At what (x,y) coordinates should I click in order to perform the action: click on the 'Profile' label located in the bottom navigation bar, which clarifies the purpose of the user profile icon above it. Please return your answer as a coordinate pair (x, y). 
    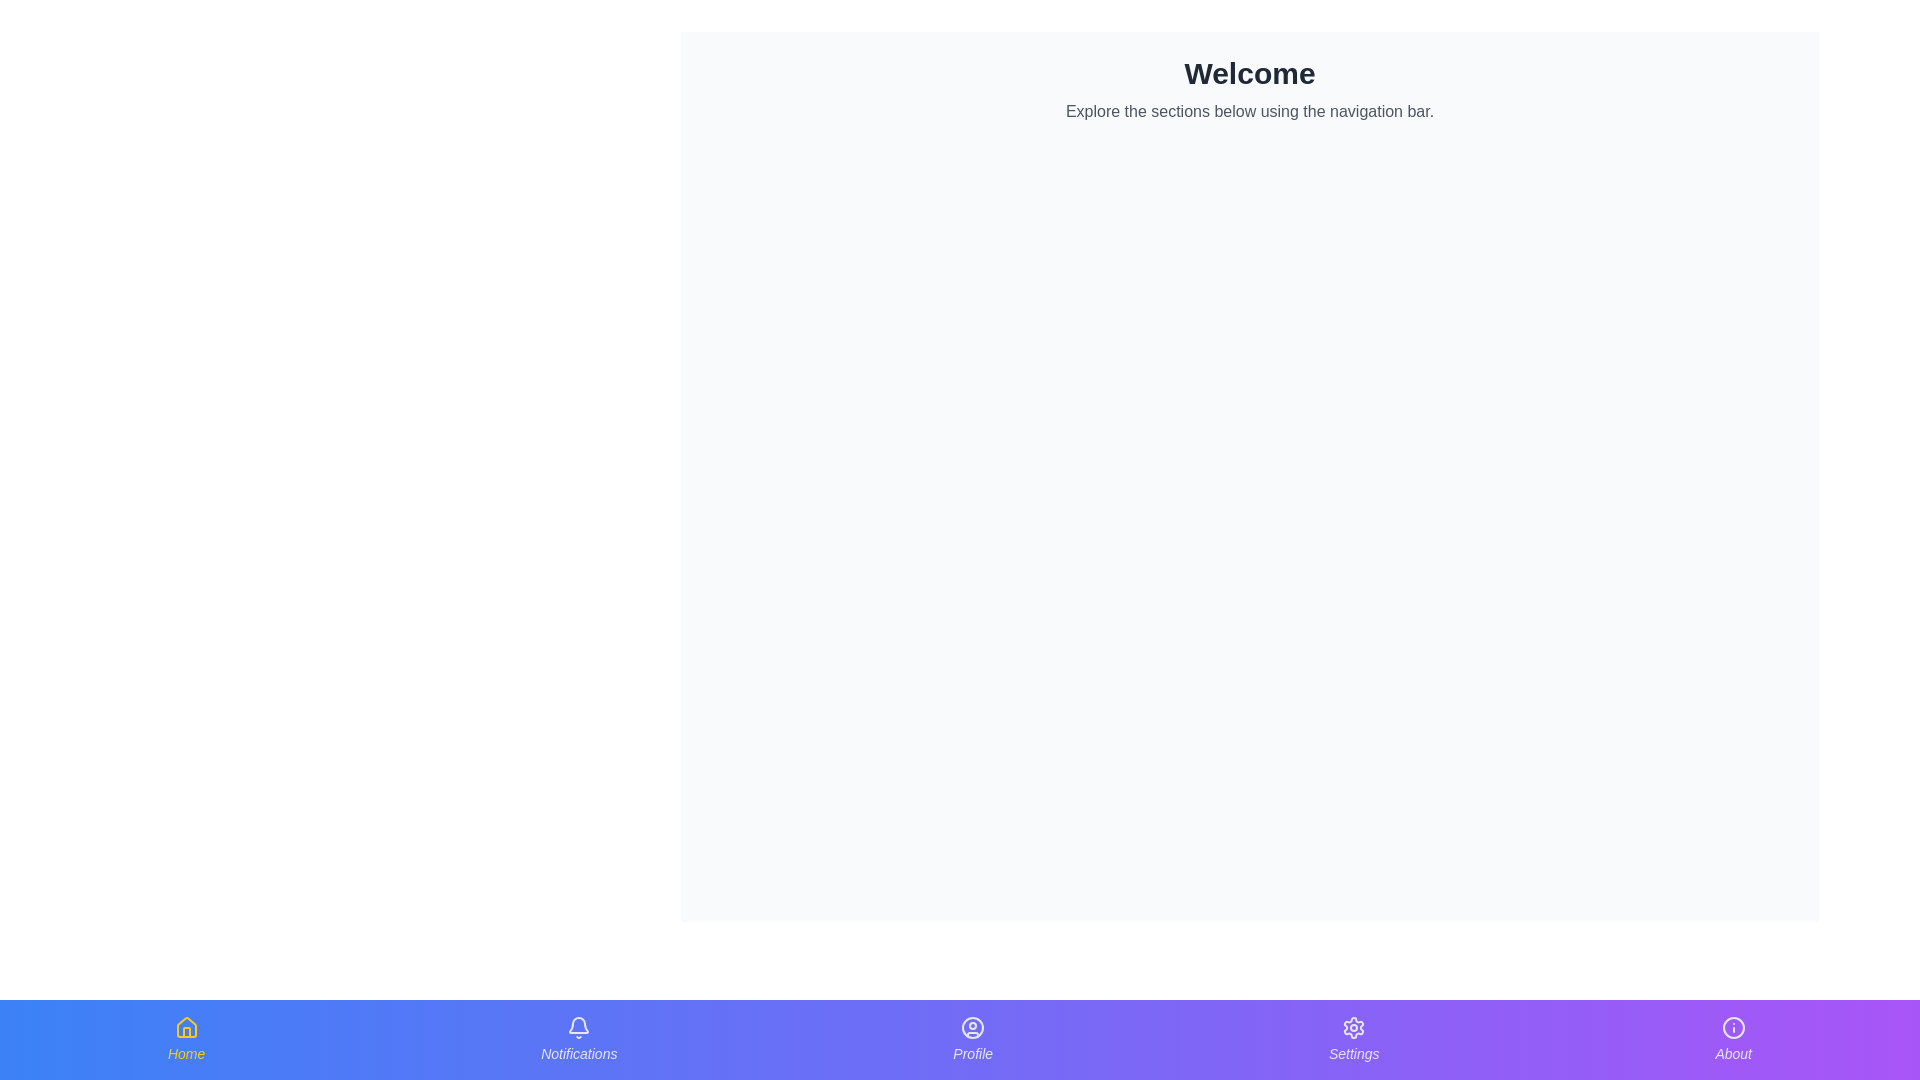
    Looking at the image, I should click on (973, 1052).